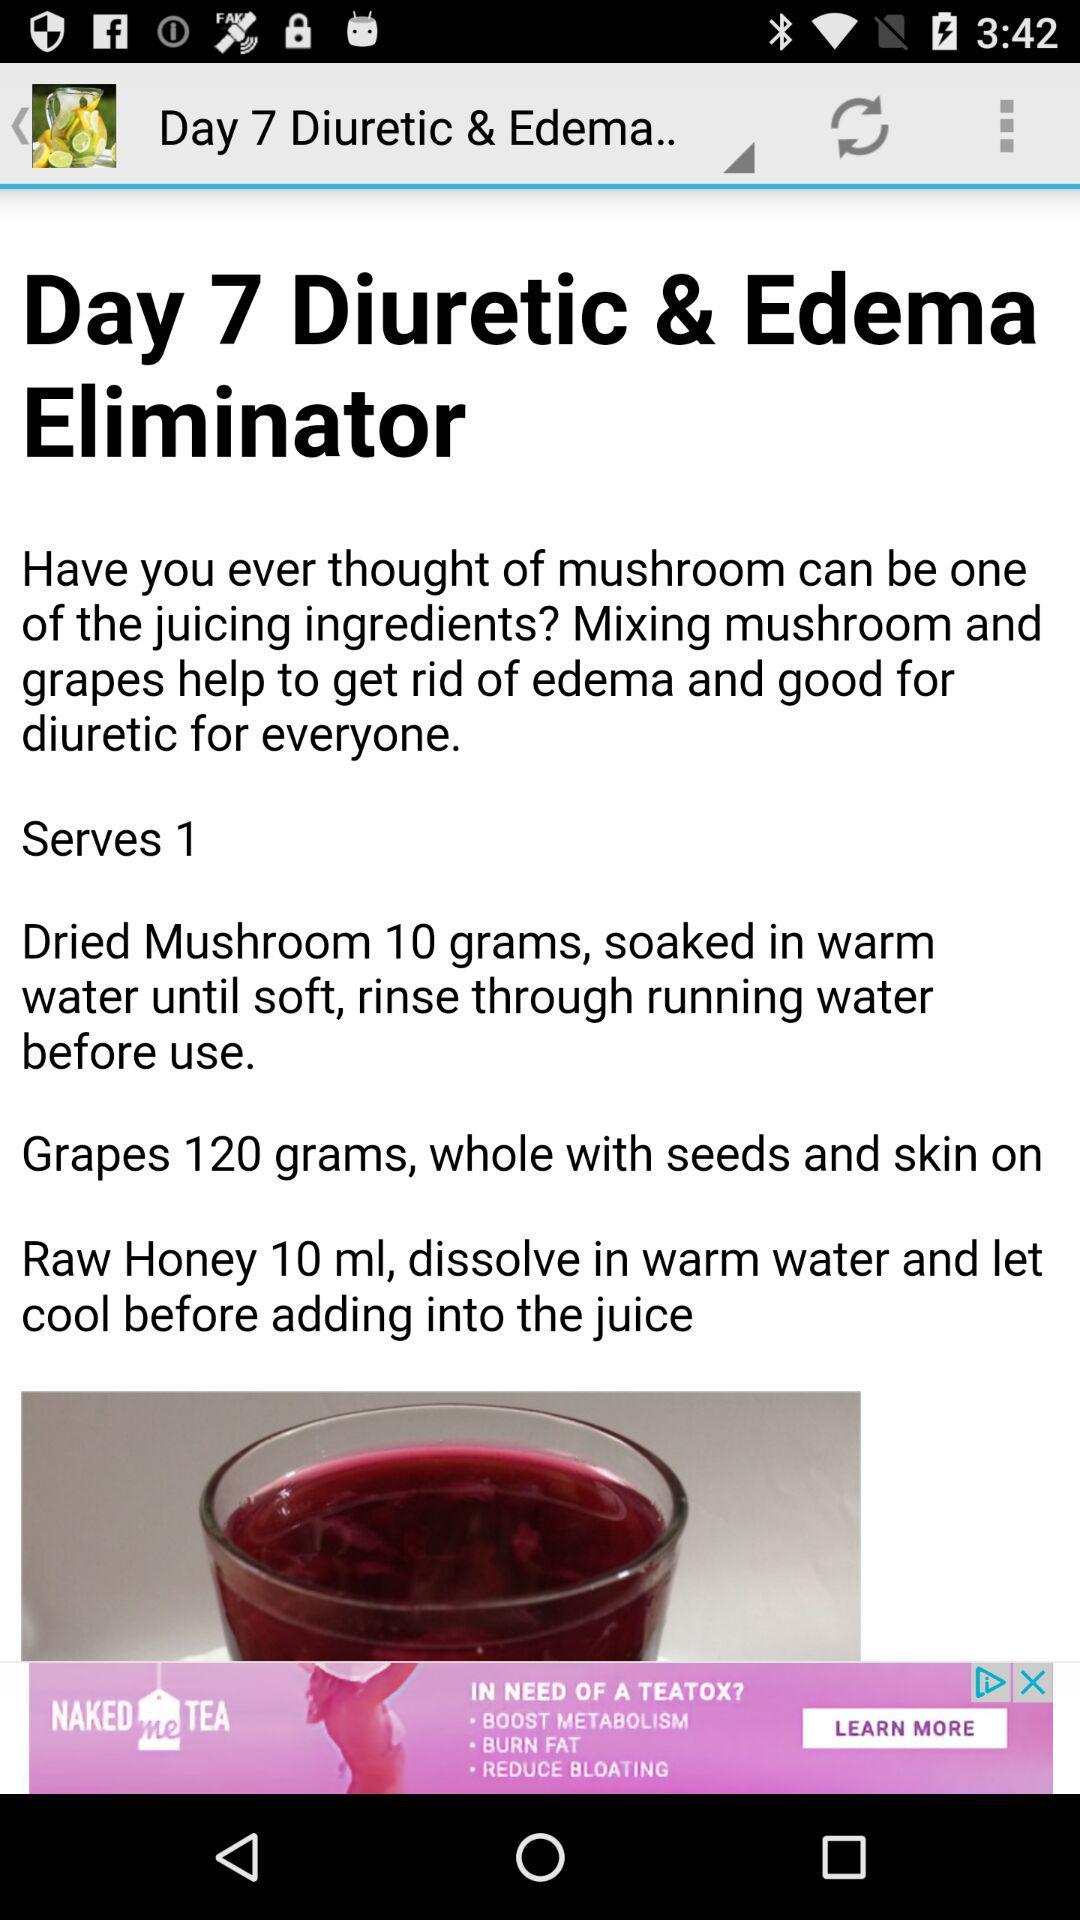 This screenshot has height=1920, width=1080. What do you see at coordinates (540, 1727) in the screenshot?
I see `the advertisement` at bounding box center [540, 1727].